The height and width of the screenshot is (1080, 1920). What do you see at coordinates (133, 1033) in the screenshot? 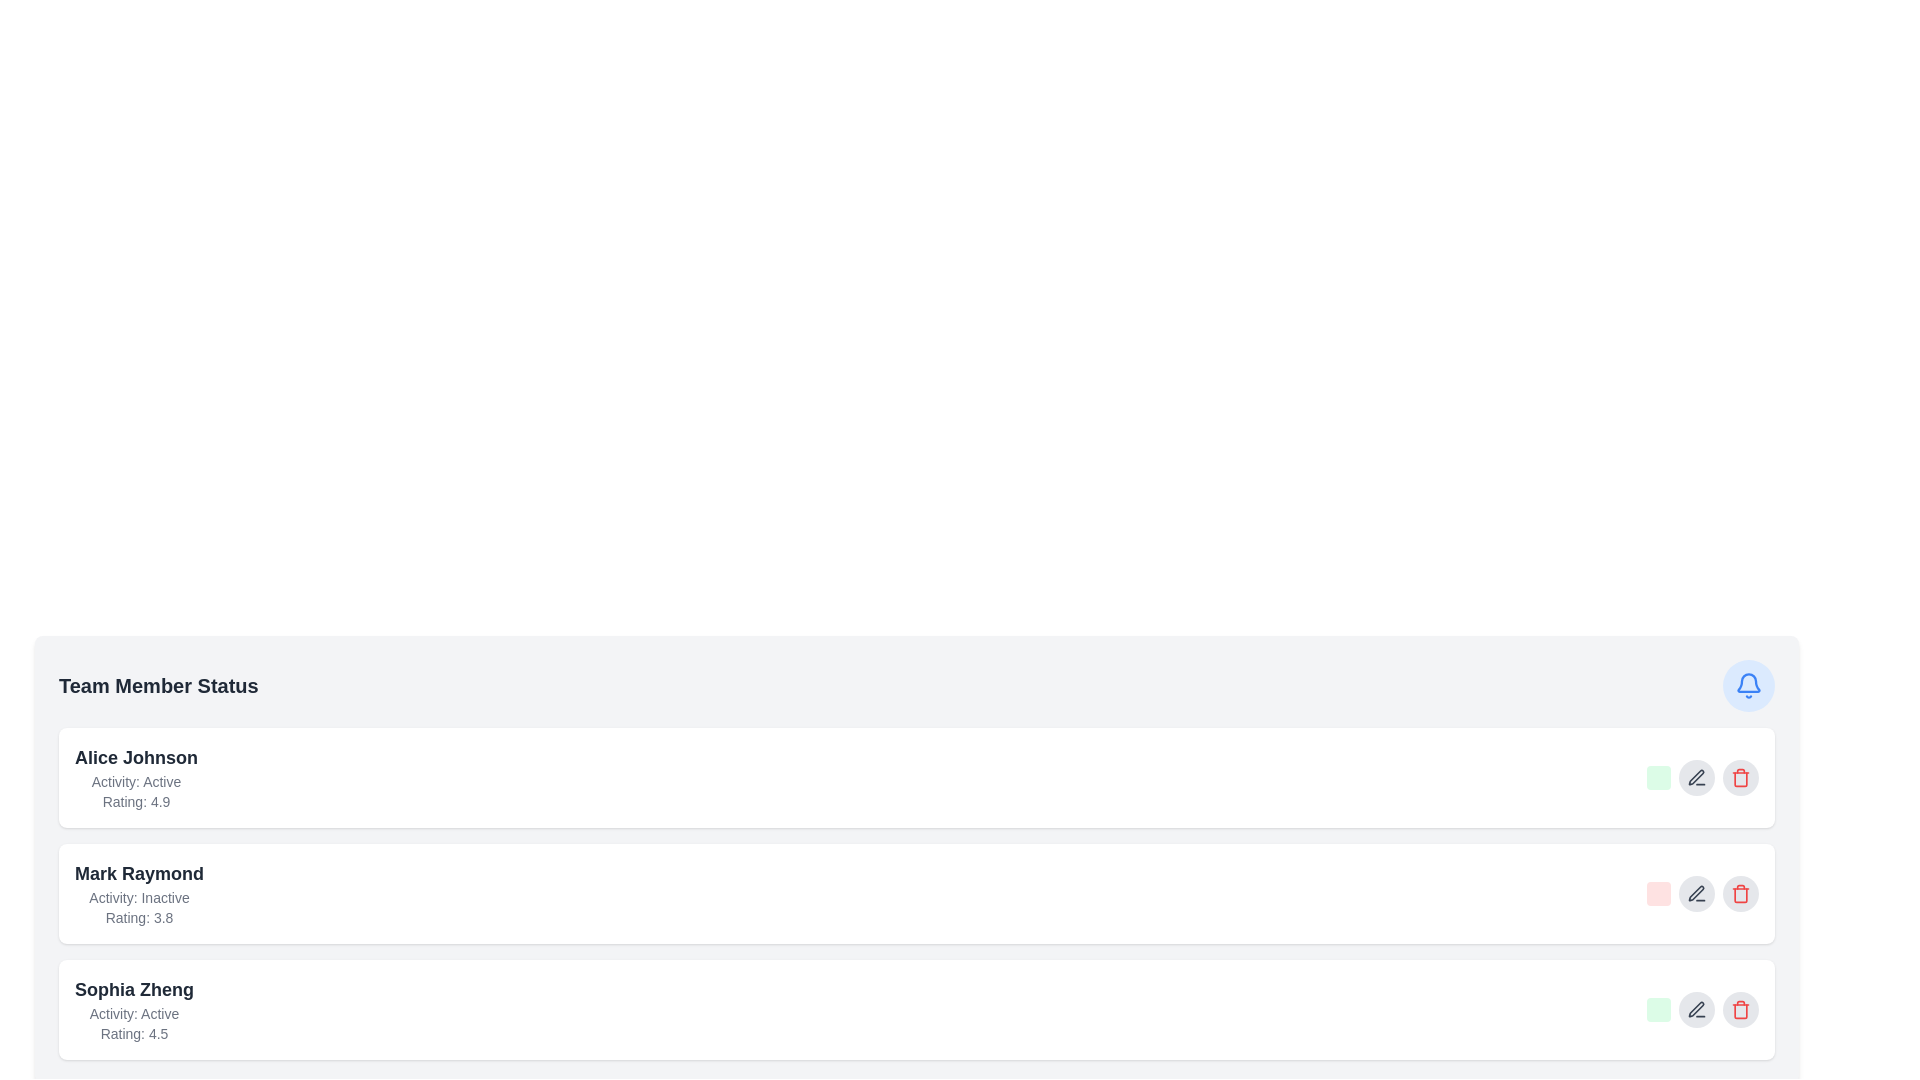
I see `the rating information text label, which is the third line of text in the user information card, located below 'Activity: Active' and 'Sophia Zheng'` at bounding box center [133, 1033].